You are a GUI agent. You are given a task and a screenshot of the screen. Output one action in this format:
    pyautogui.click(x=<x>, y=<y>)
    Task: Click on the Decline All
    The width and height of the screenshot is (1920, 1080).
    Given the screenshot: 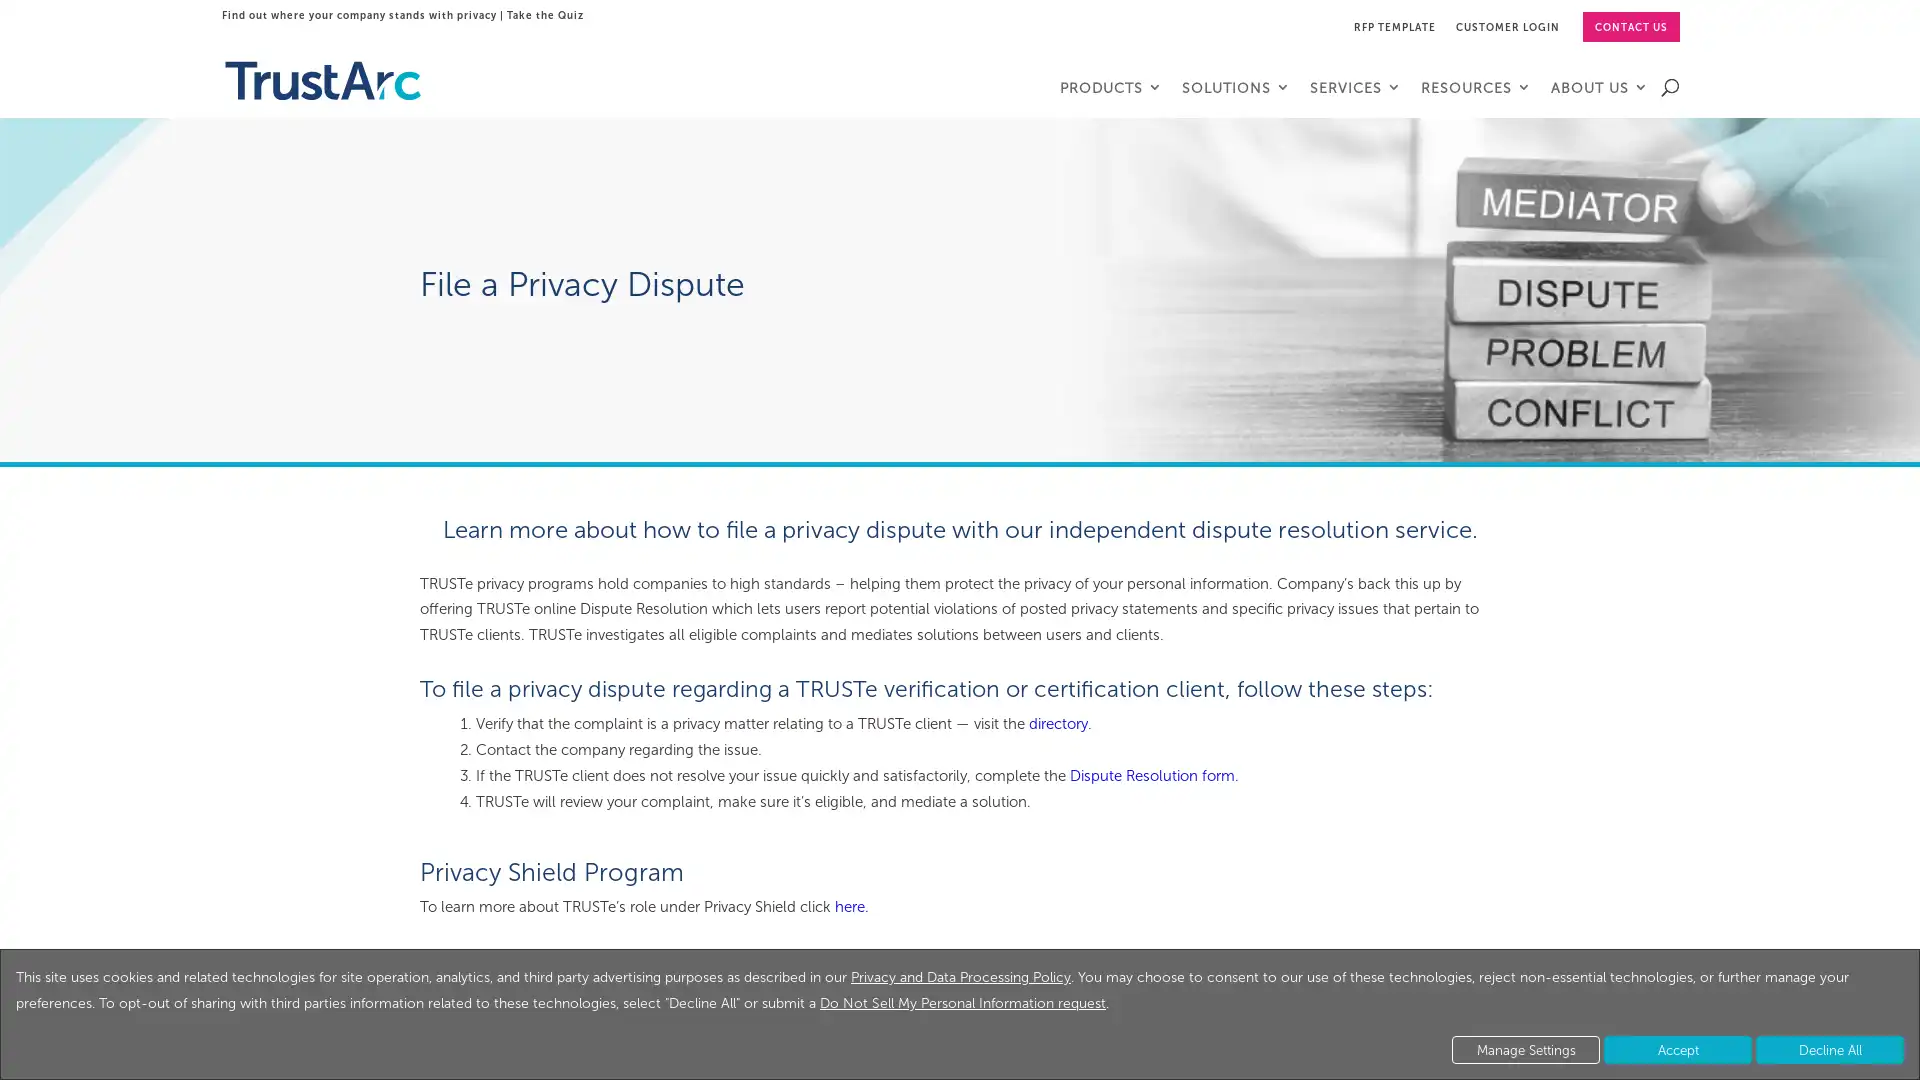 What is the action you would take?
    pyautogui.click(x=1829, y=1048)
    